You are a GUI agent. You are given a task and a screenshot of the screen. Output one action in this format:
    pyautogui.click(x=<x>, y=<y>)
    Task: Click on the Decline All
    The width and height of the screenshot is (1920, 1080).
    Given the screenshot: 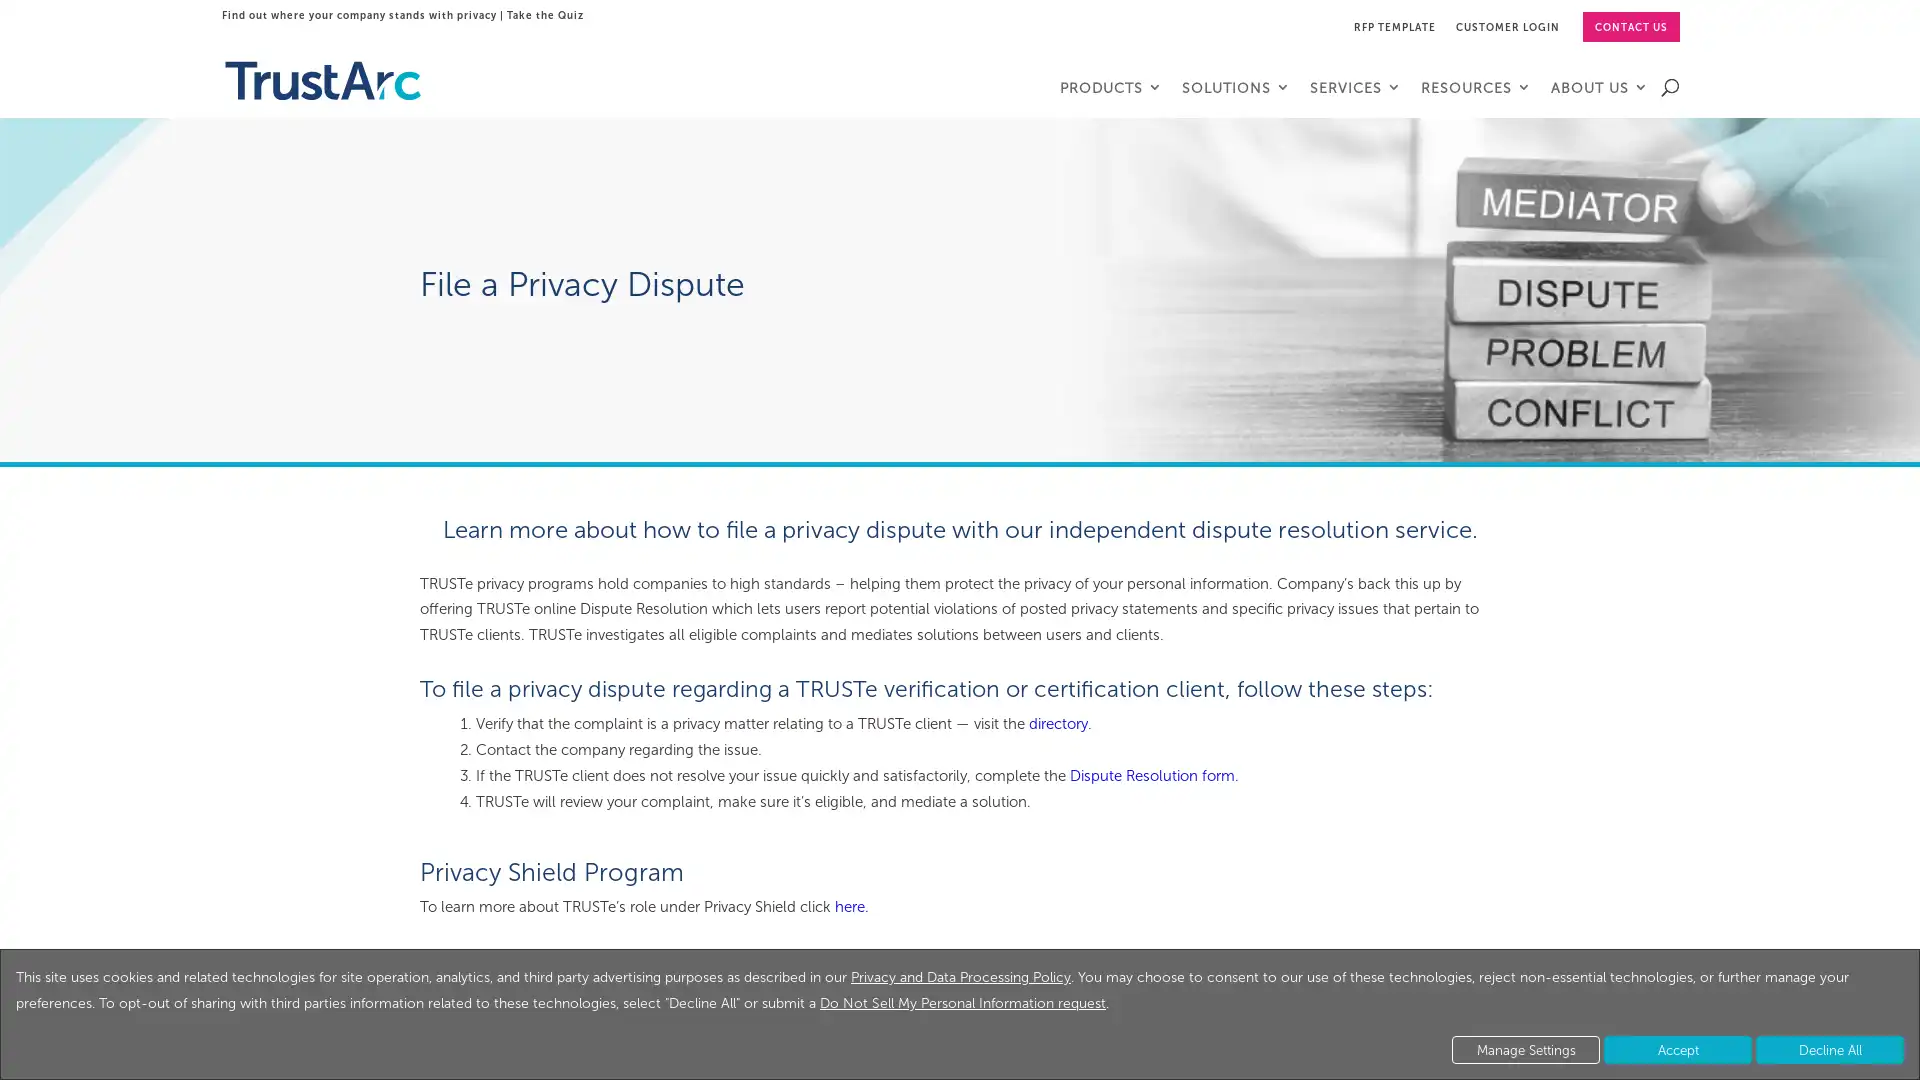 What is the action you would take?
    pyautogui.click(x=1829, y=1048)
    